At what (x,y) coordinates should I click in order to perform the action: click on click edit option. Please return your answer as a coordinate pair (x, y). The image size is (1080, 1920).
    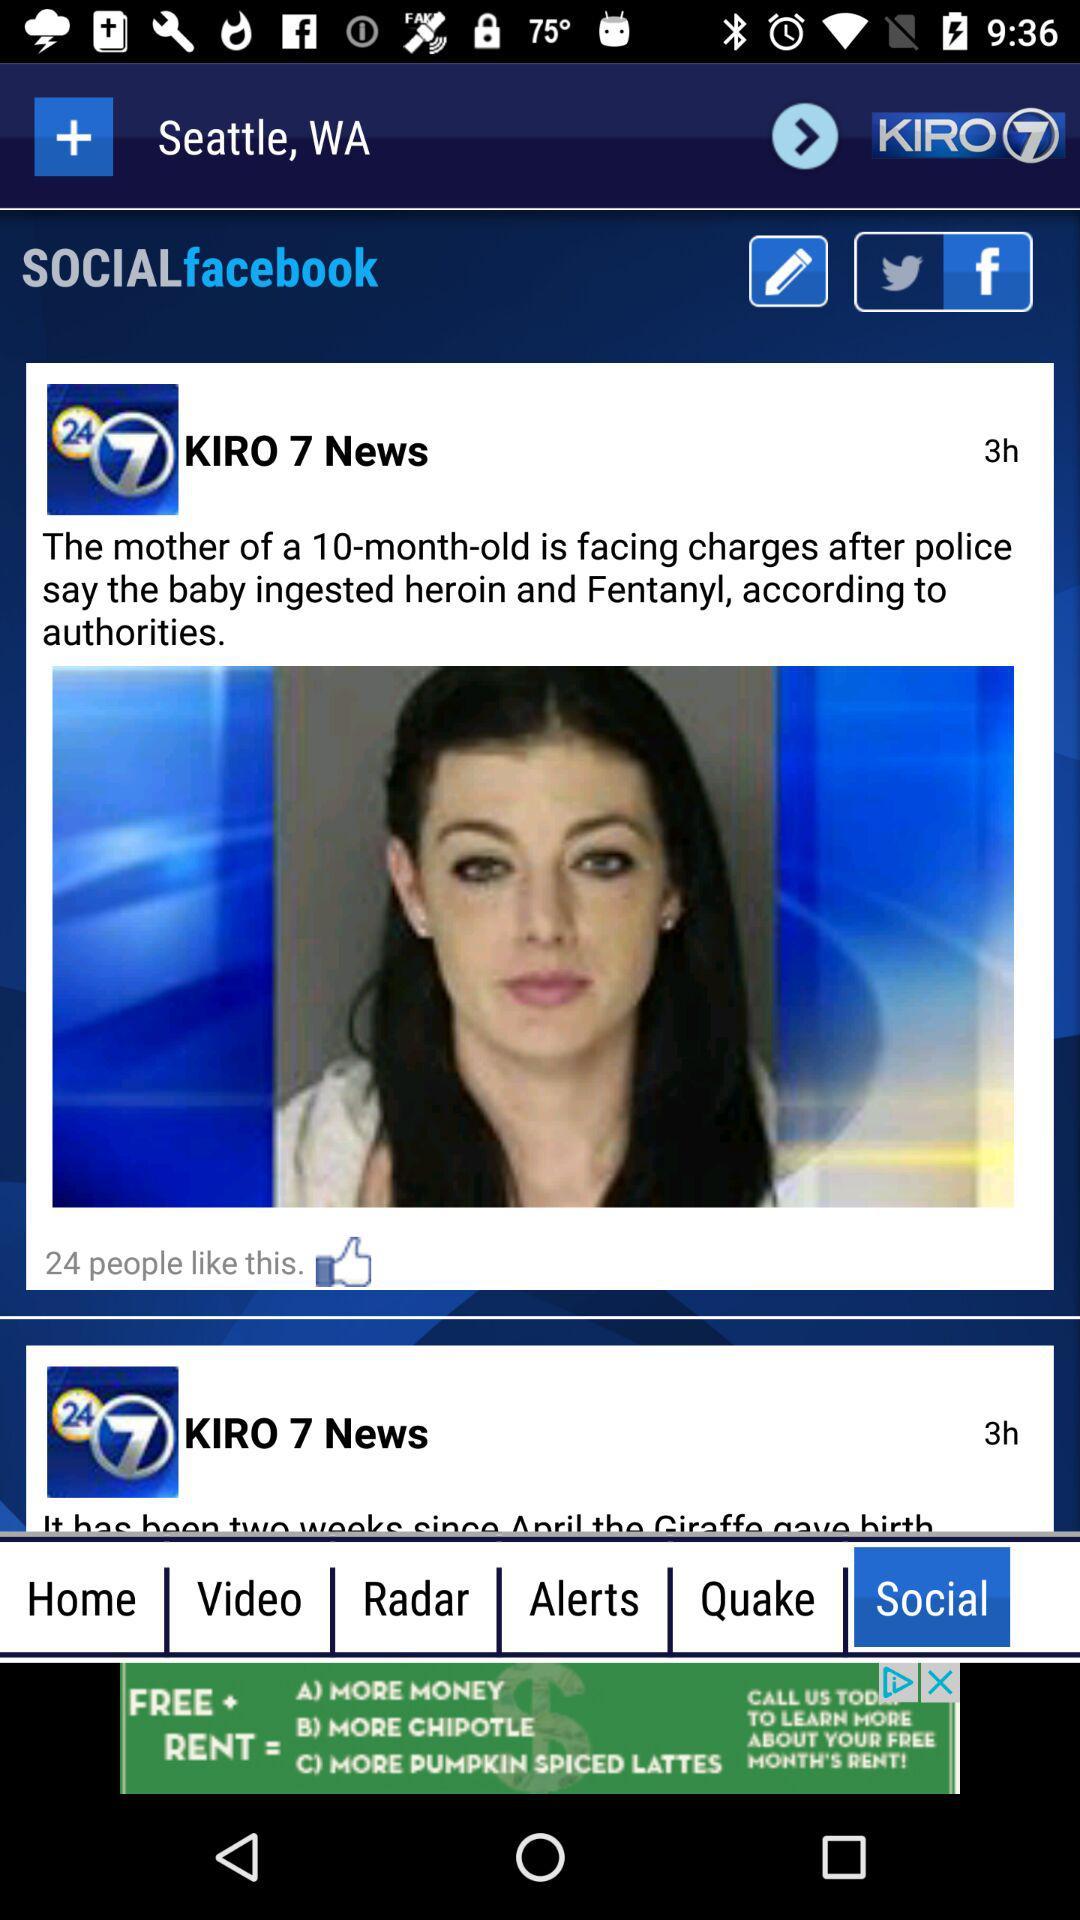
    Looking at the image, I should click on (787, 270).